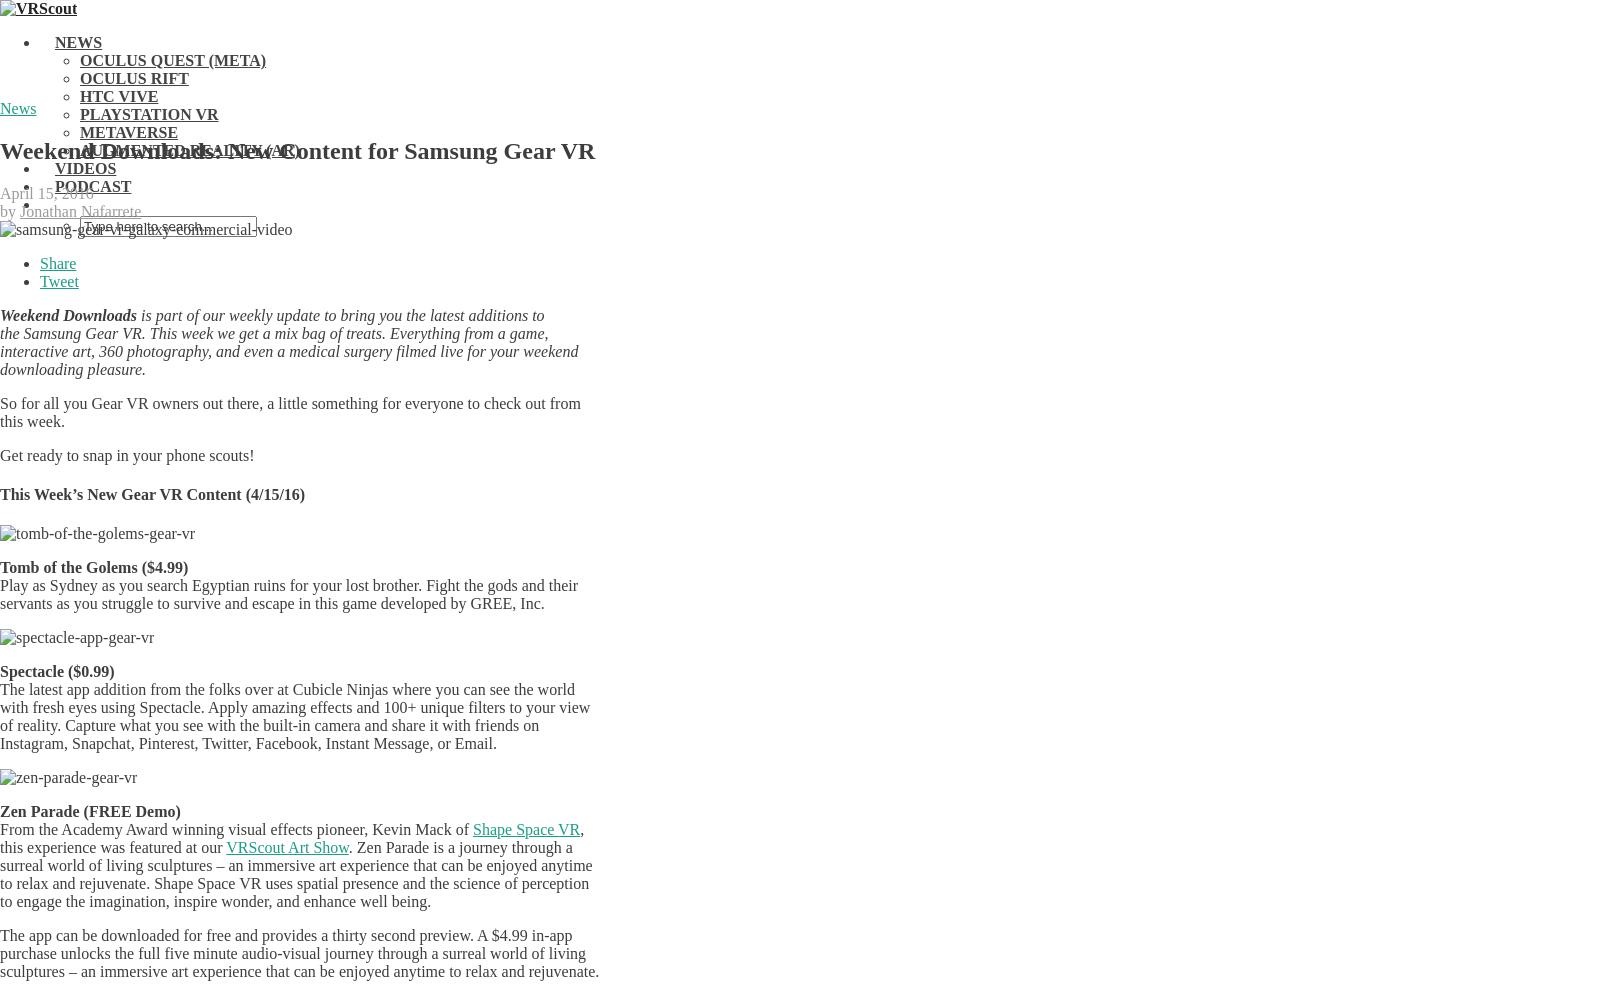 This screenshot has height=990, width=1600. What do you see at coordinates (0, 594) in the screenshot?
I see `'Play as Sydney as you search Egyptian ruins for your lost brother. Fight the gods and their servants as you struggle to survive and escape in this game developed by GREE, Inc.'` at bounding box center [0, 594].